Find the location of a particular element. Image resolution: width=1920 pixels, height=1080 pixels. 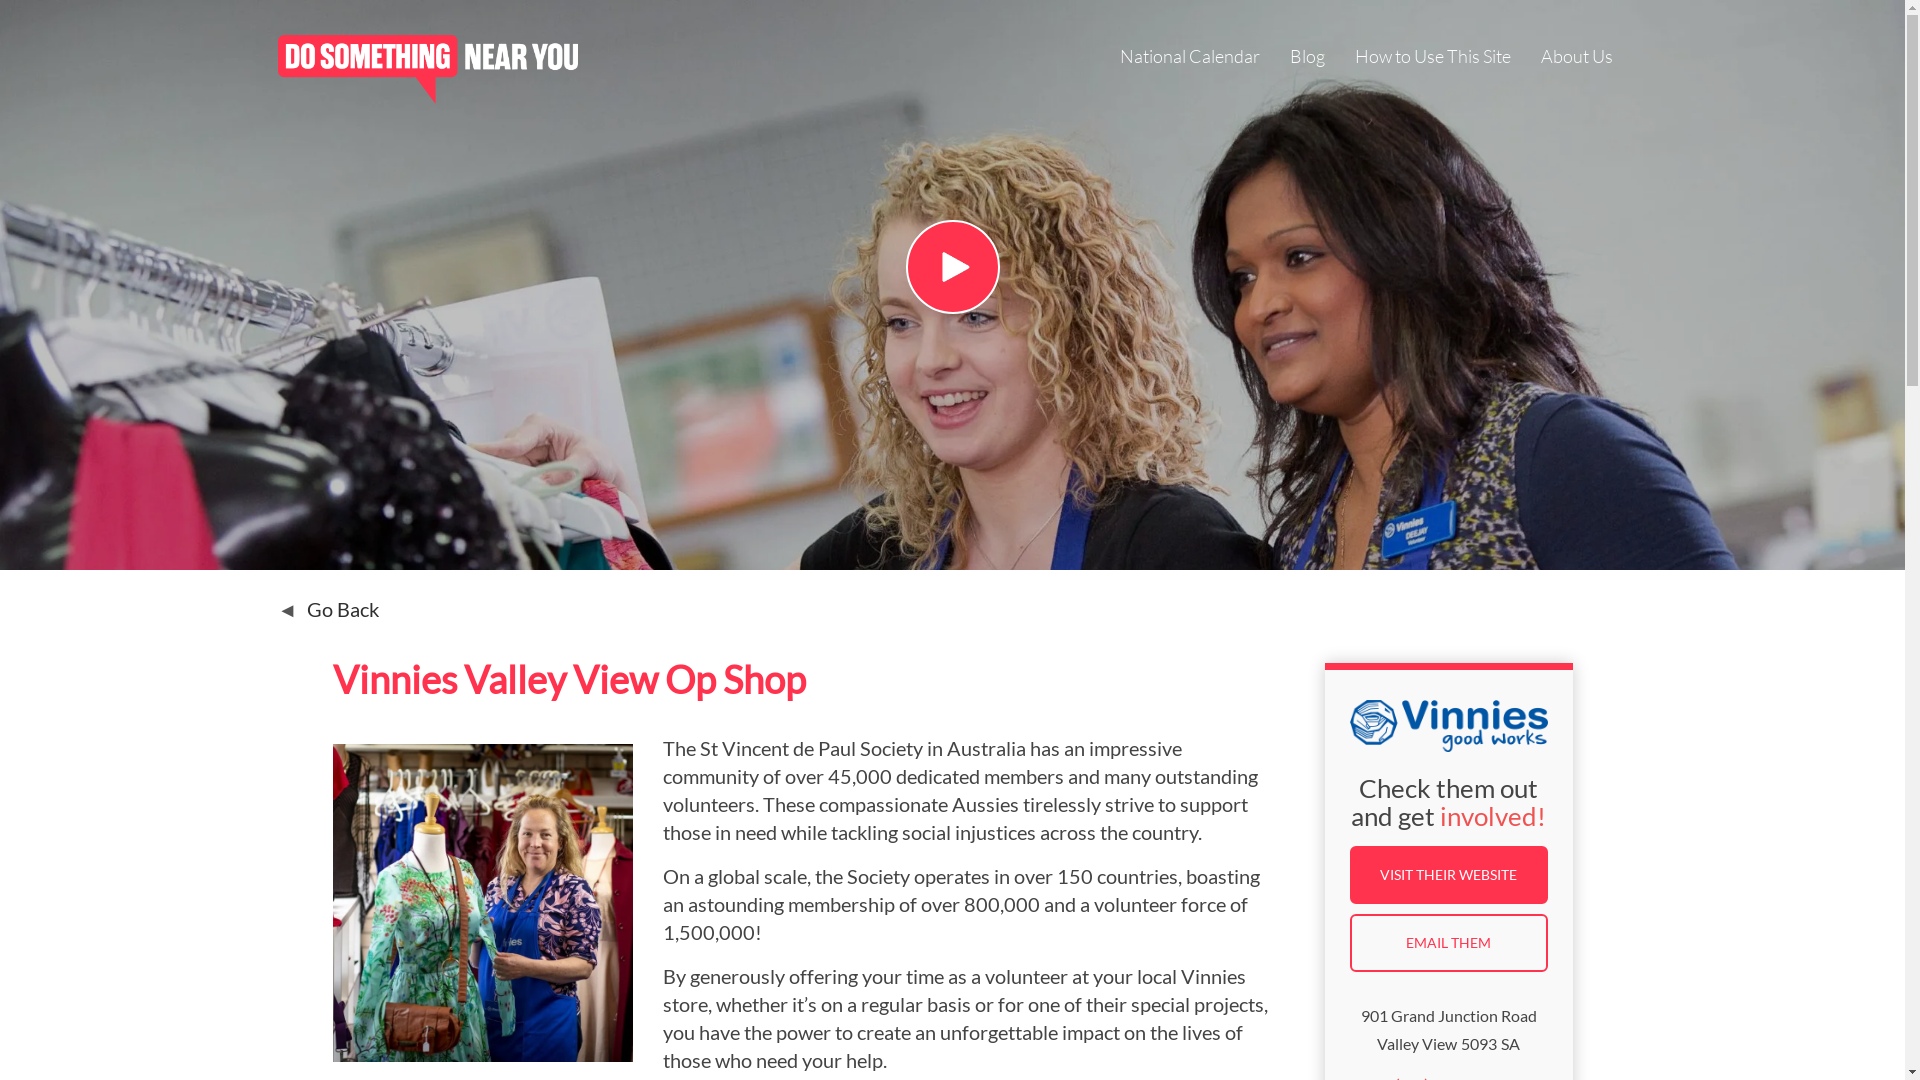

'How to Use This Site' is located at coordinates (1430, 57).